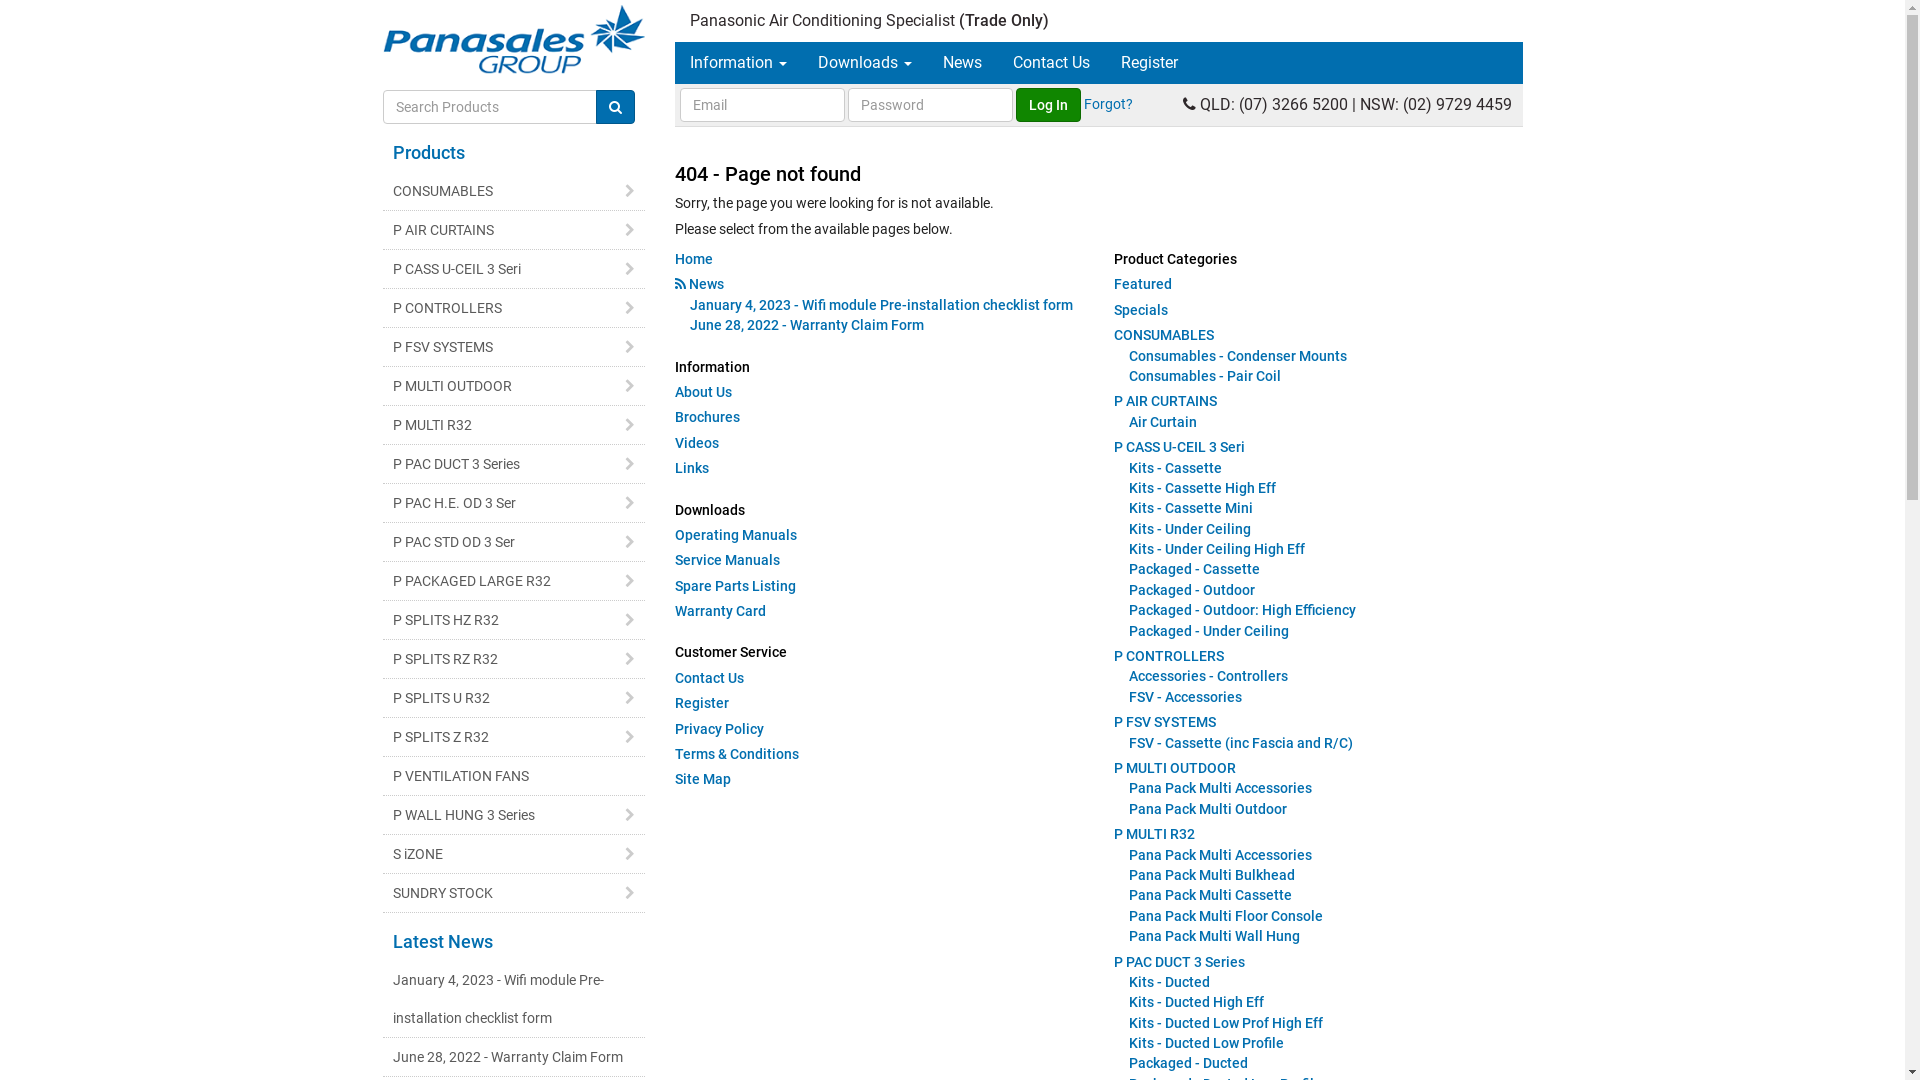  What do you see at coordinates (1188, 1062) in the screenshot?
I see `'Packaged - Ducted'` at bounding box center [1188, 1062].